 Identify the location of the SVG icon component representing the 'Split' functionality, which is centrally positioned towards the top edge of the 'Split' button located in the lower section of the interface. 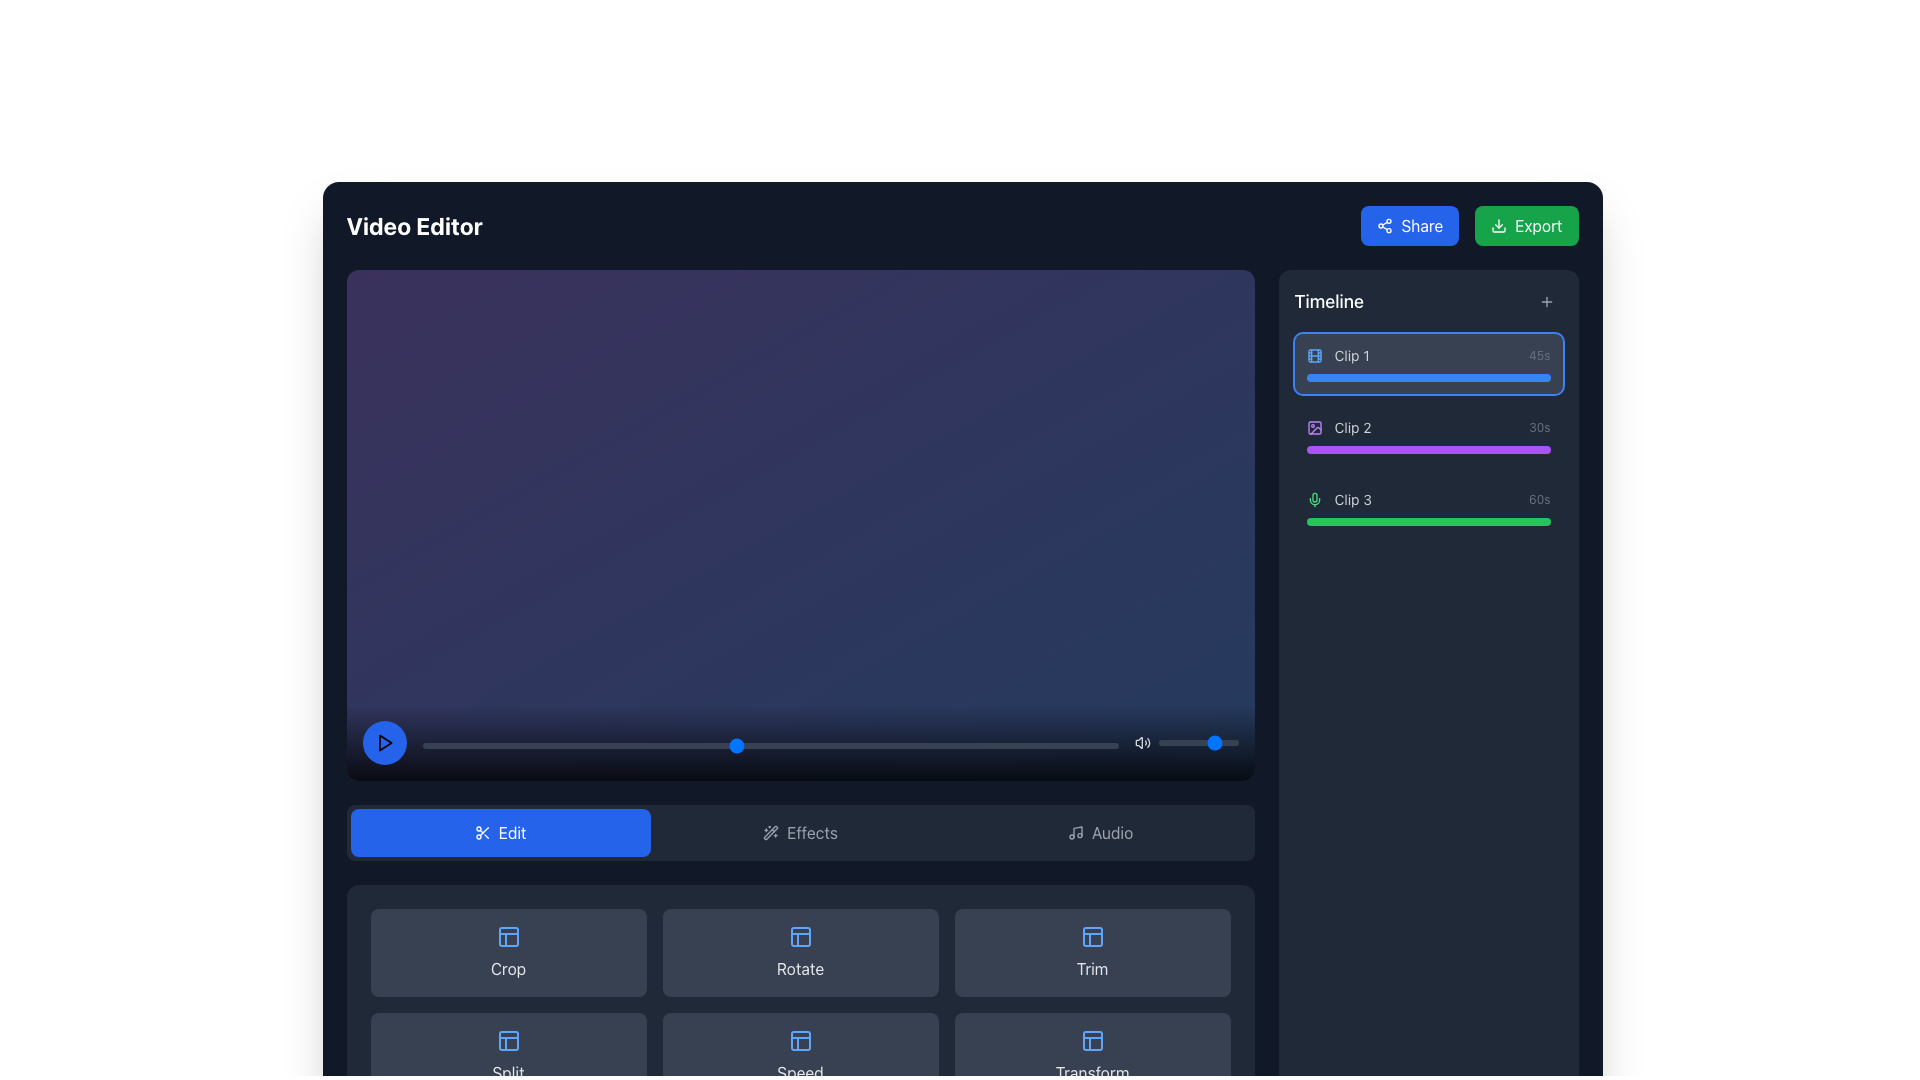
(508, 1039).